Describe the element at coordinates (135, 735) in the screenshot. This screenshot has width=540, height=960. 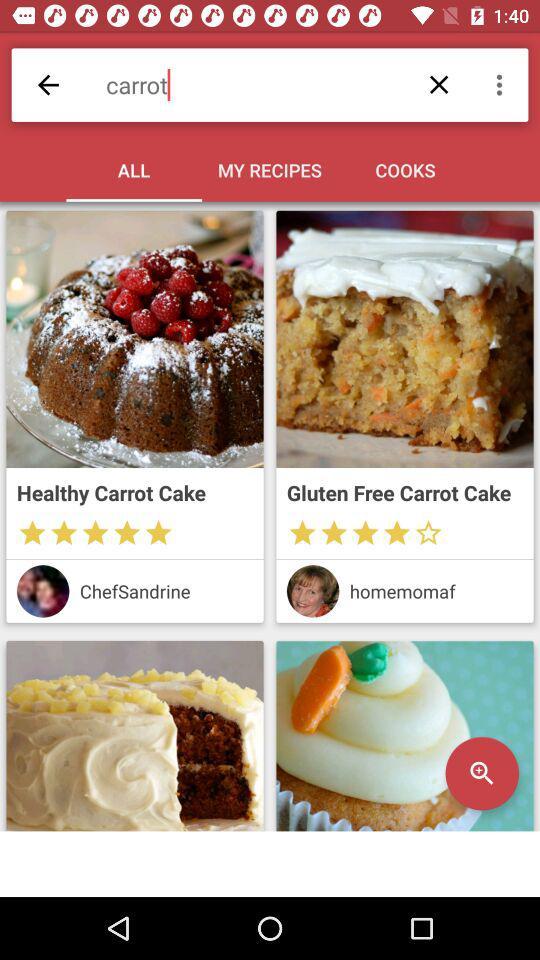
I see `open image` at that location.